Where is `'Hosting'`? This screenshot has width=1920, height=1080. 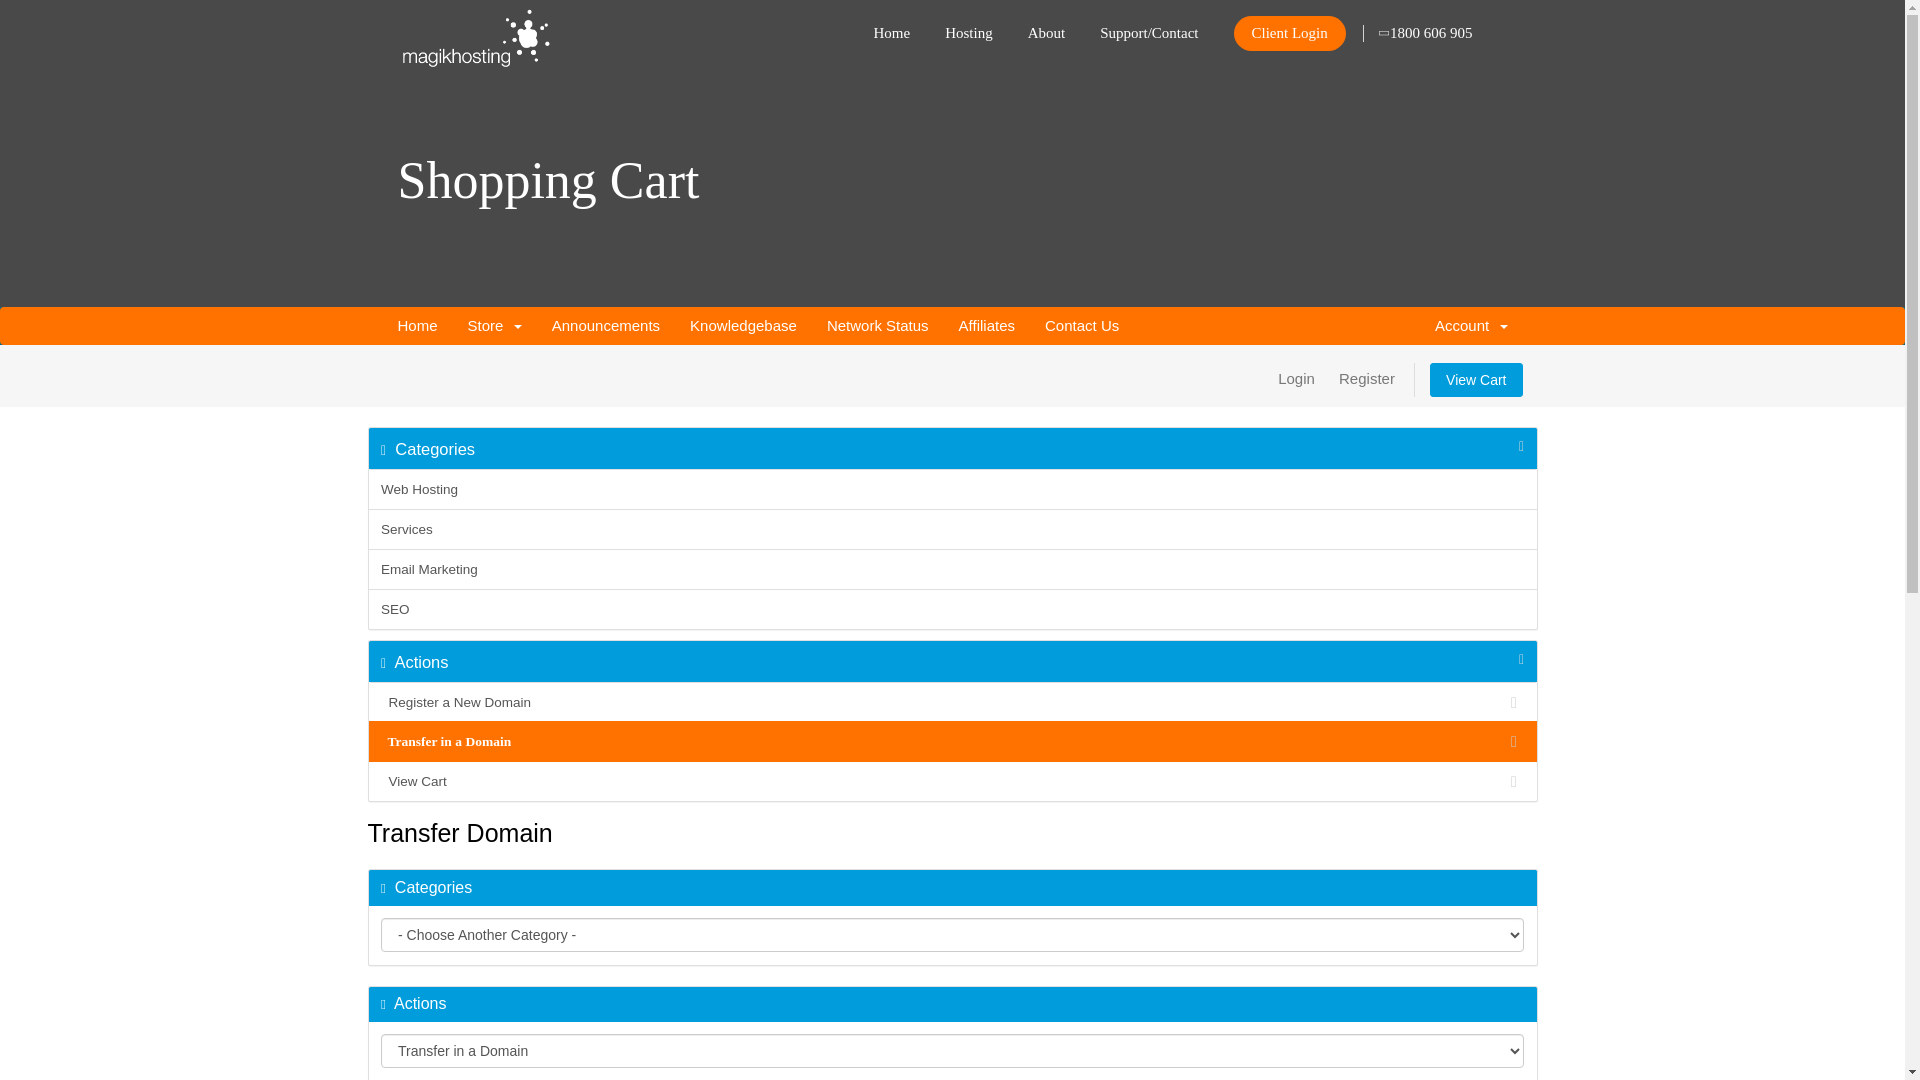
'Hosting' is located at coordinates (944, 27).